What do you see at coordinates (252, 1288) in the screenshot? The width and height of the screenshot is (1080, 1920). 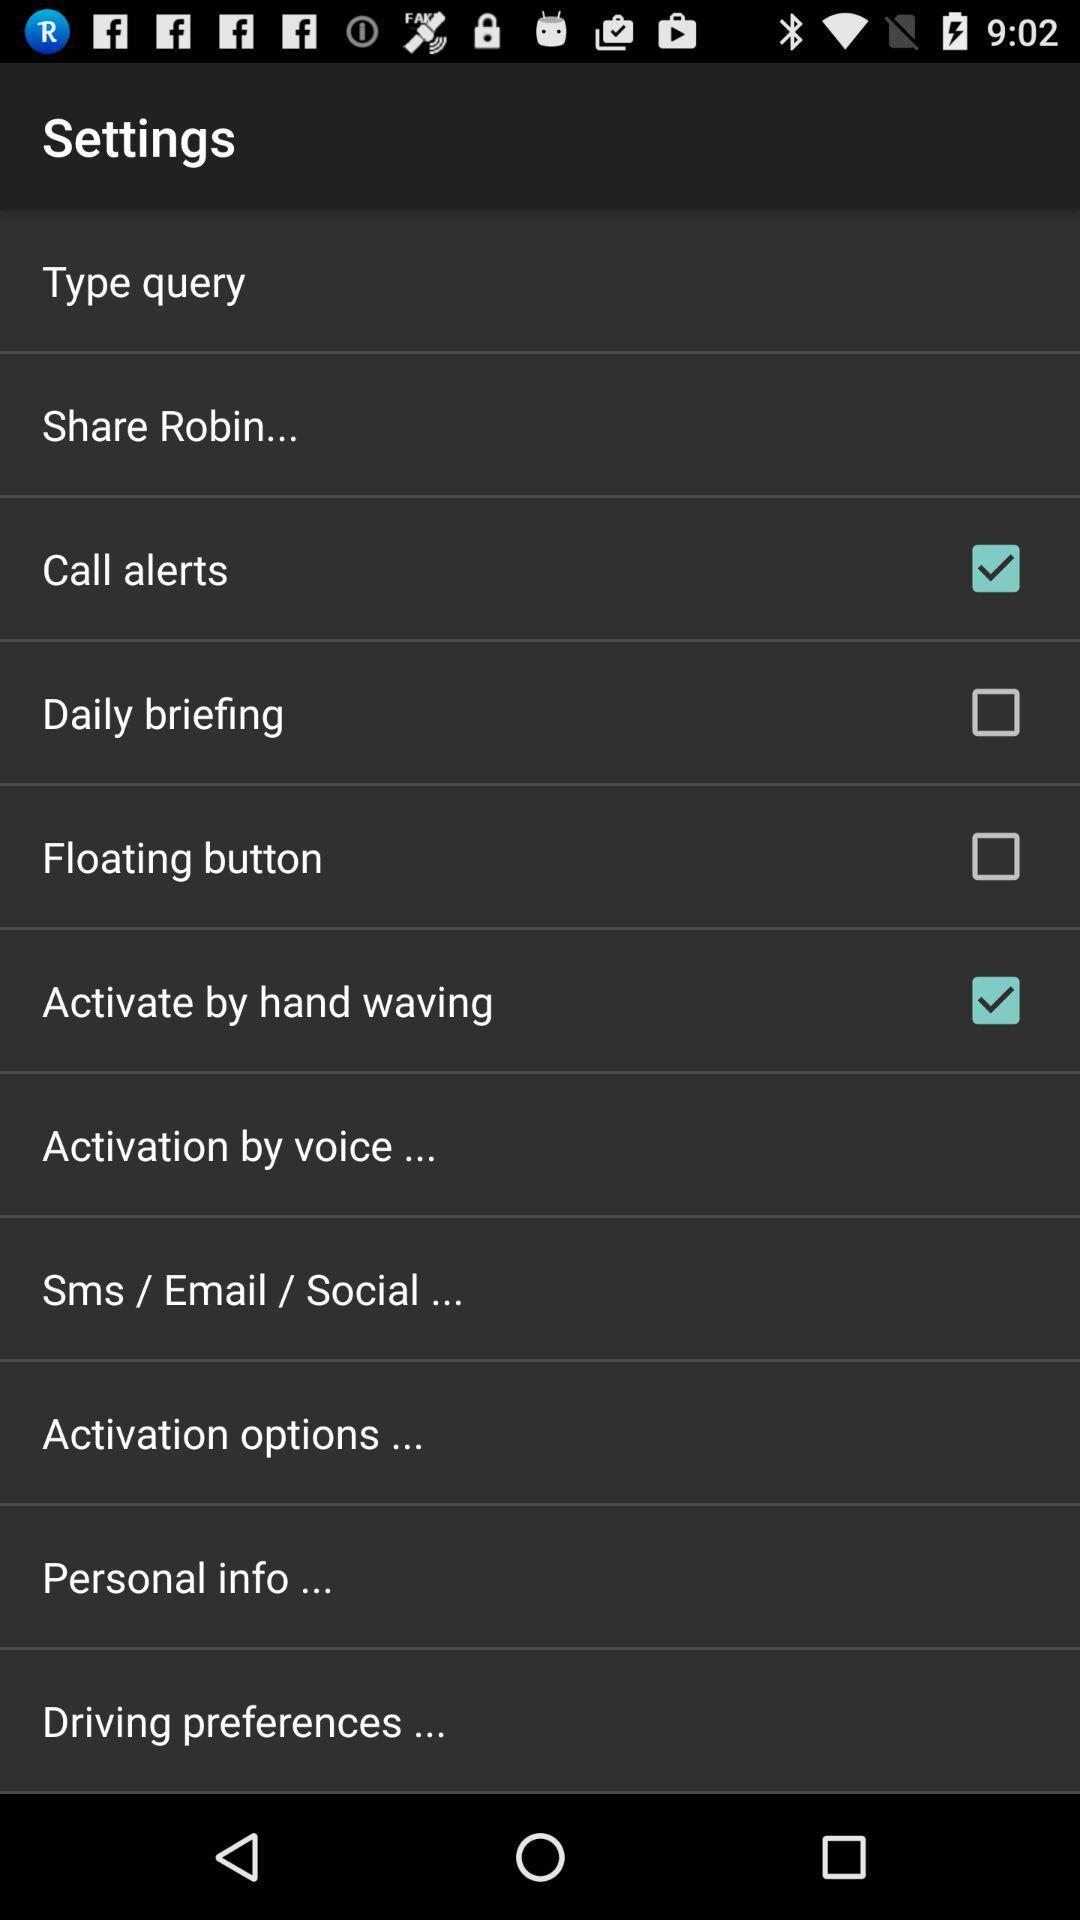 I see `the app above activation options ... app` at bounding box center [252, 1288].